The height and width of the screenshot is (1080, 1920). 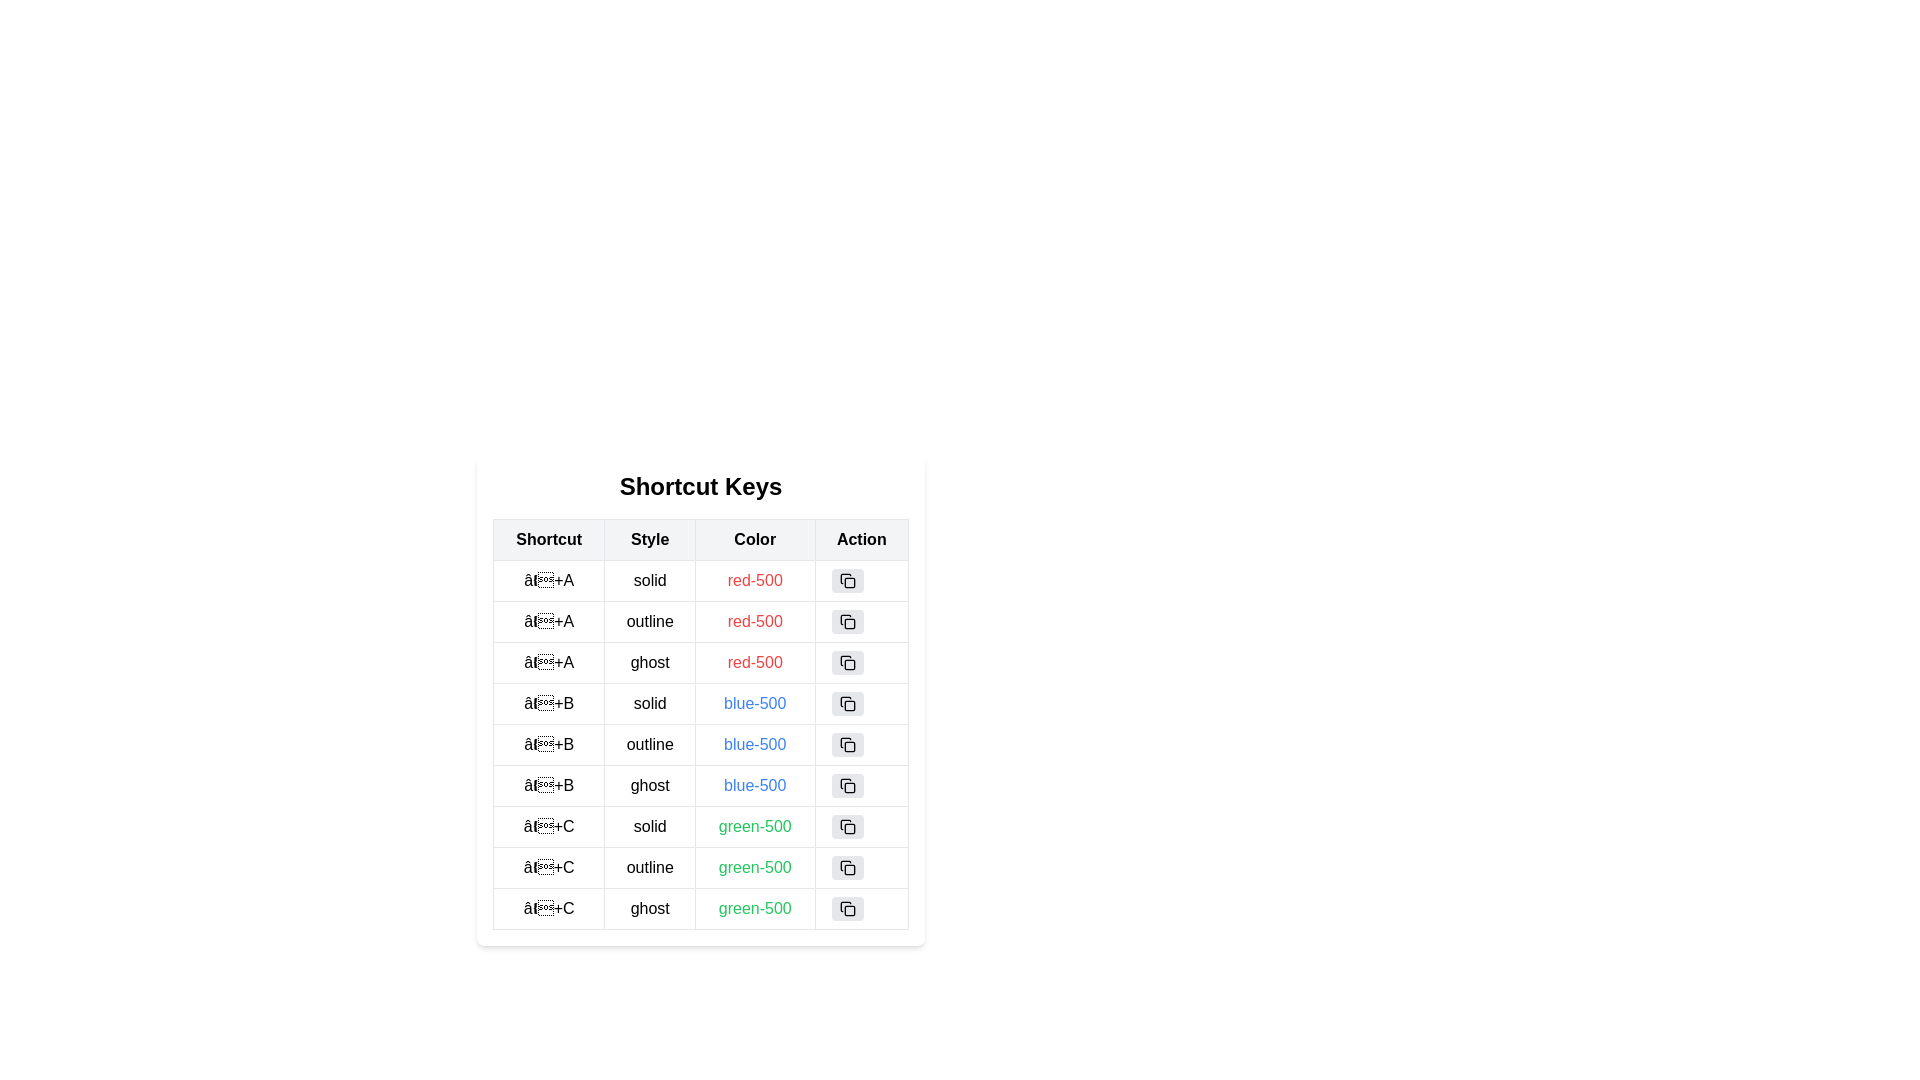 What do you see at coordinates (845, 743) in the screenshot?
I see `the clipboard icon in the 'Action' column of the 'blue-500 outline' row` at bounding box center [845, 743].